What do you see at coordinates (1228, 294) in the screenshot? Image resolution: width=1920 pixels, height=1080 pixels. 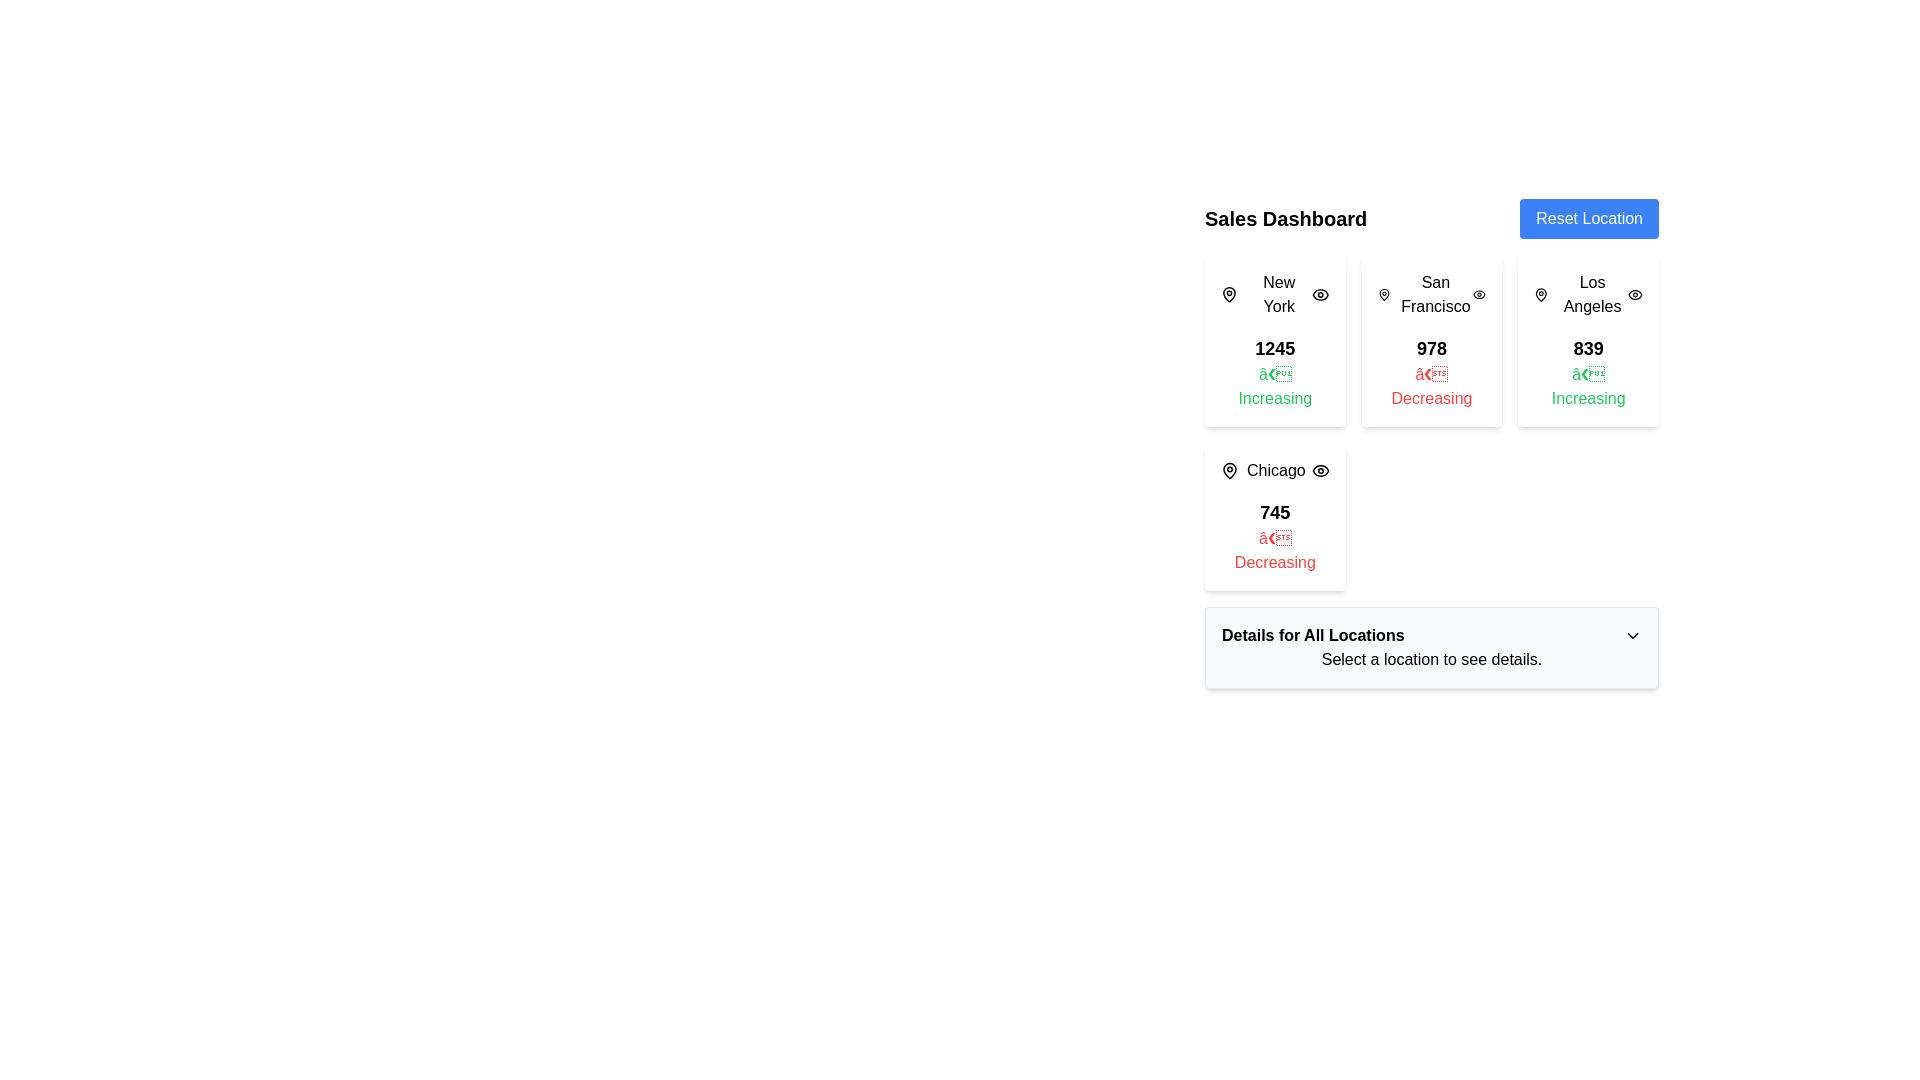 I see `the location marker icon that indicates the reference point for 'New York', positioned on the upper left side of the layout, to the immediate left of the text label` at bounding box center [1228, 294].